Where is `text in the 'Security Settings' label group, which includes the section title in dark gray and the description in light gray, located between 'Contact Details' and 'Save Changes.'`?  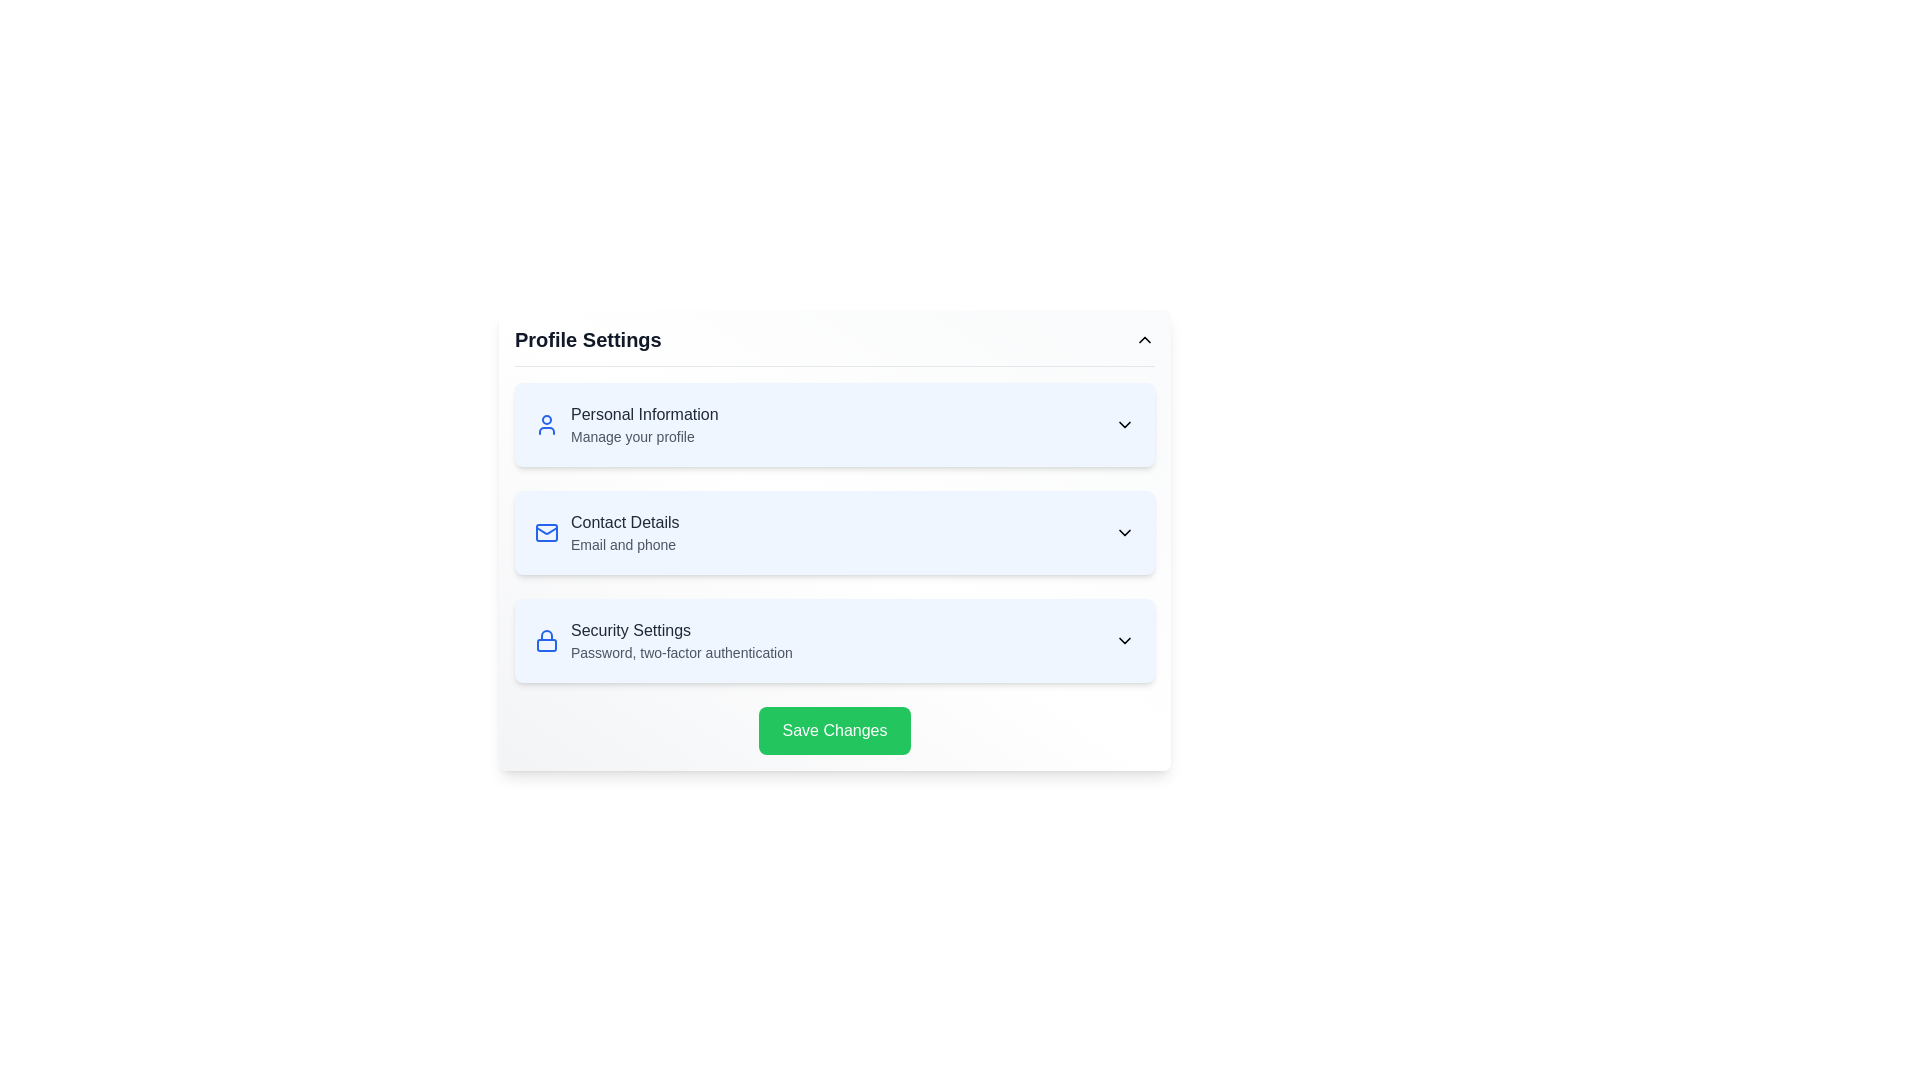
text in the 'Security Settings' label group, which includes the section title in dark gray and the description in light gray, located between 'Contact Details' and 'Save Changes.' is located at coordinates (681, 640).